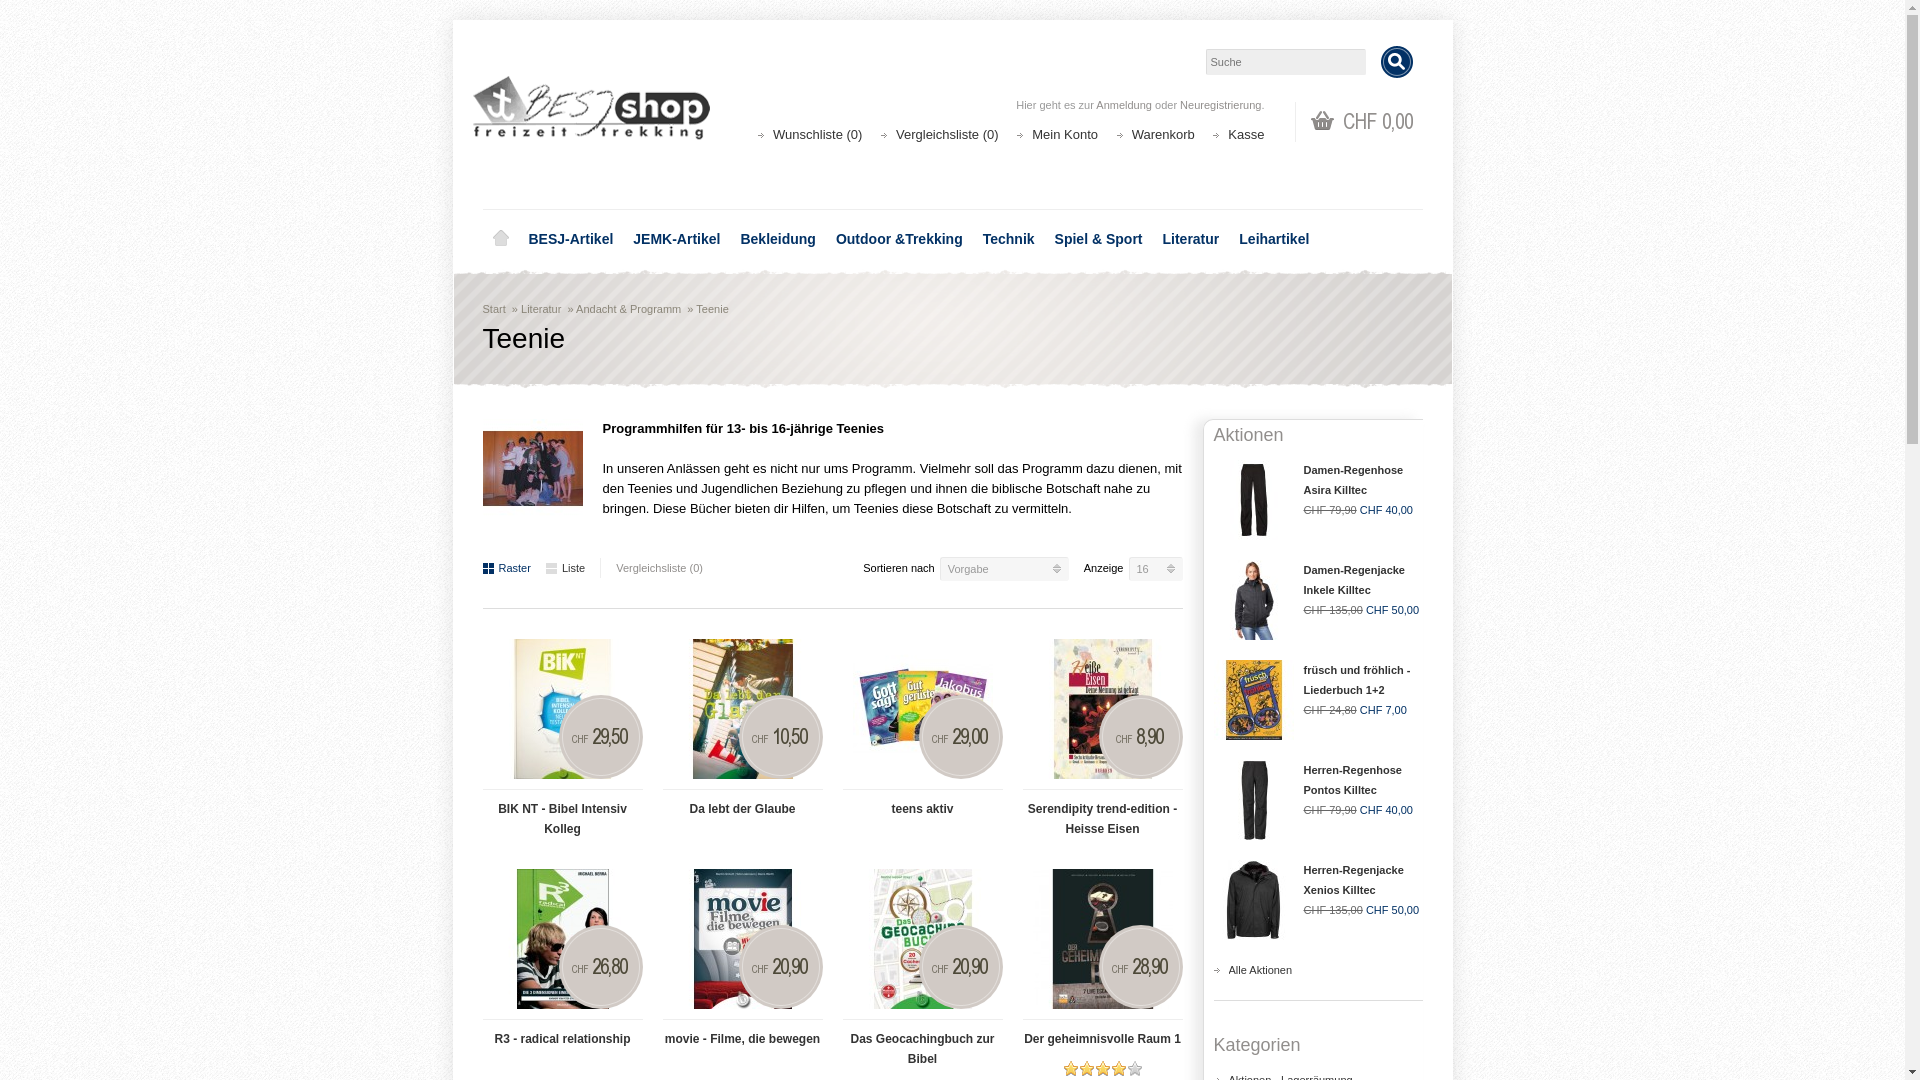 This screenshot has width=1920, height=1080. What do you see at coordinates (560, 813) in the screenshot?
I see `'BIK NT - Bibel Intensiv Kolleg'` at bounding box center [560, 813].